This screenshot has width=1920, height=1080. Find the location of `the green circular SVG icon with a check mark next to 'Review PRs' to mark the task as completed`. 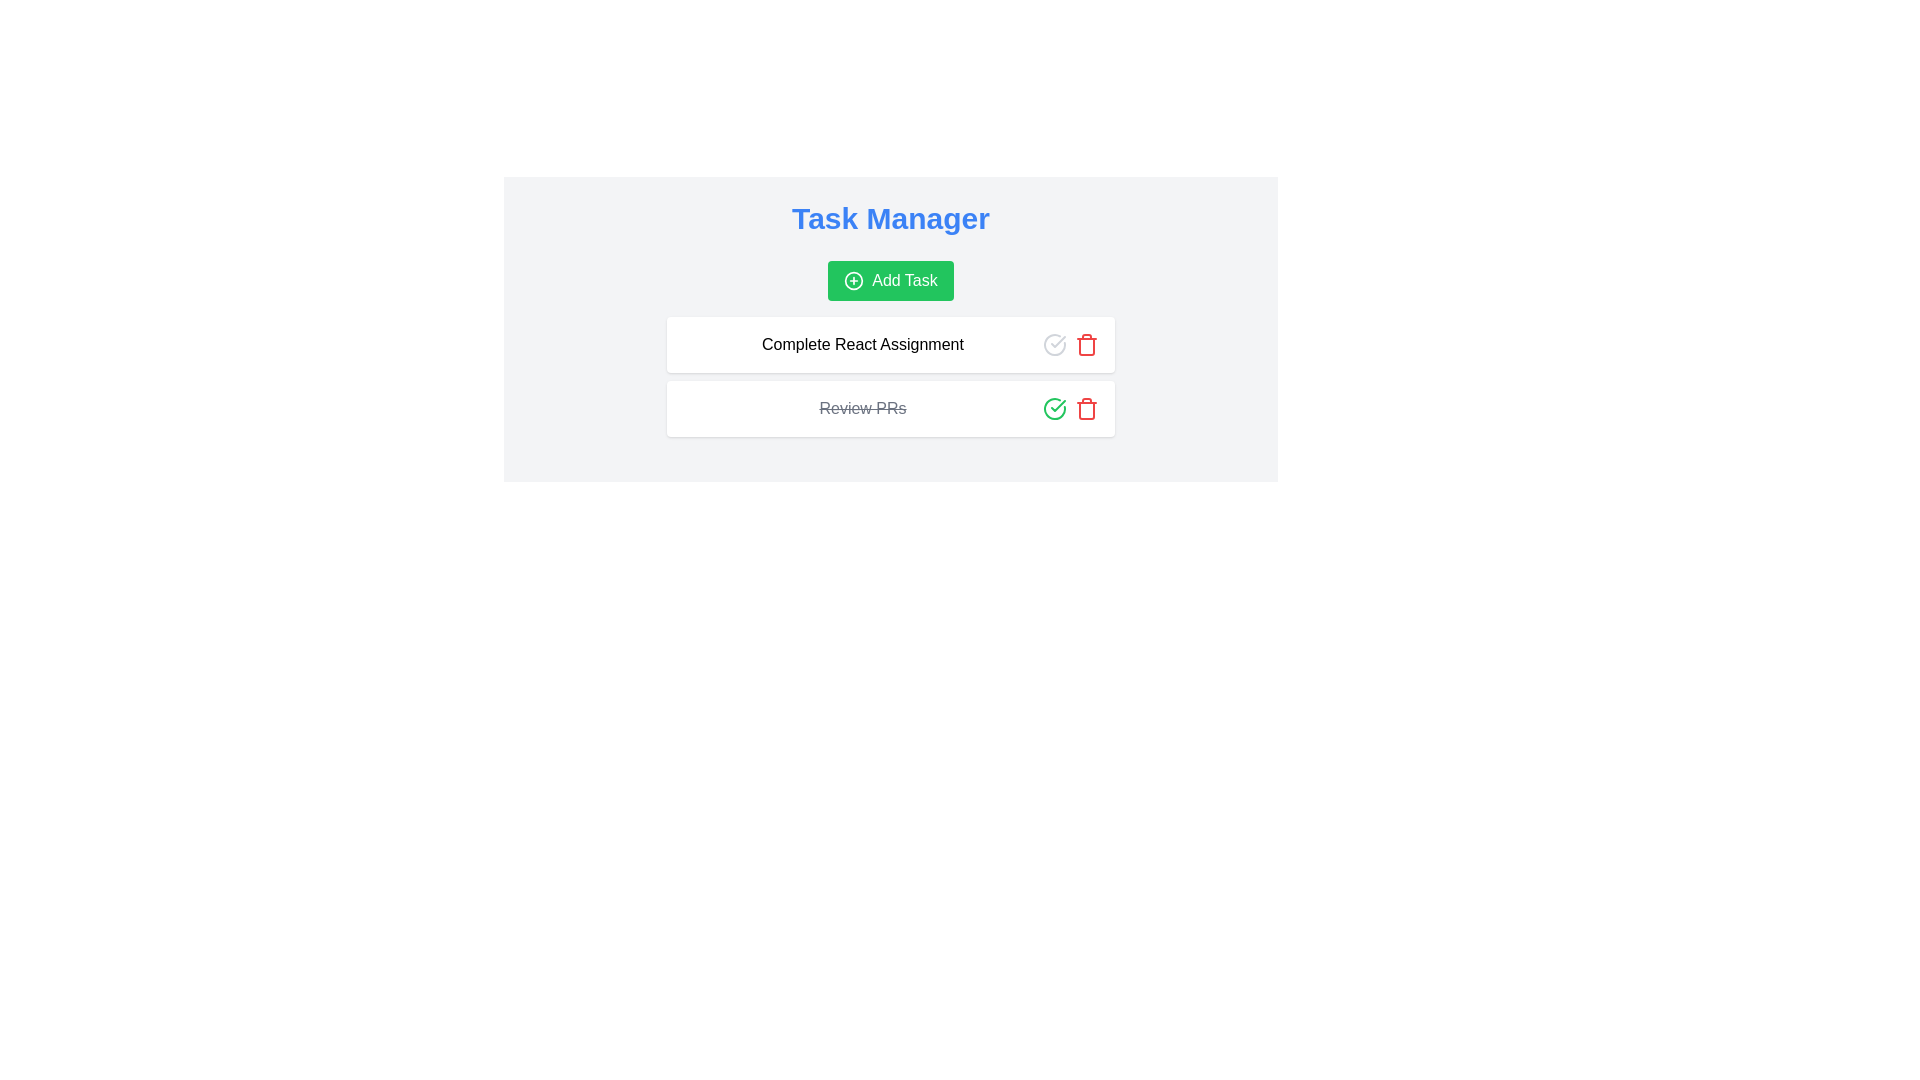

the green circular SVG icon with a check mark next to 'Review PRs' to mark the task as completed is located at coordinates (1054, 407).